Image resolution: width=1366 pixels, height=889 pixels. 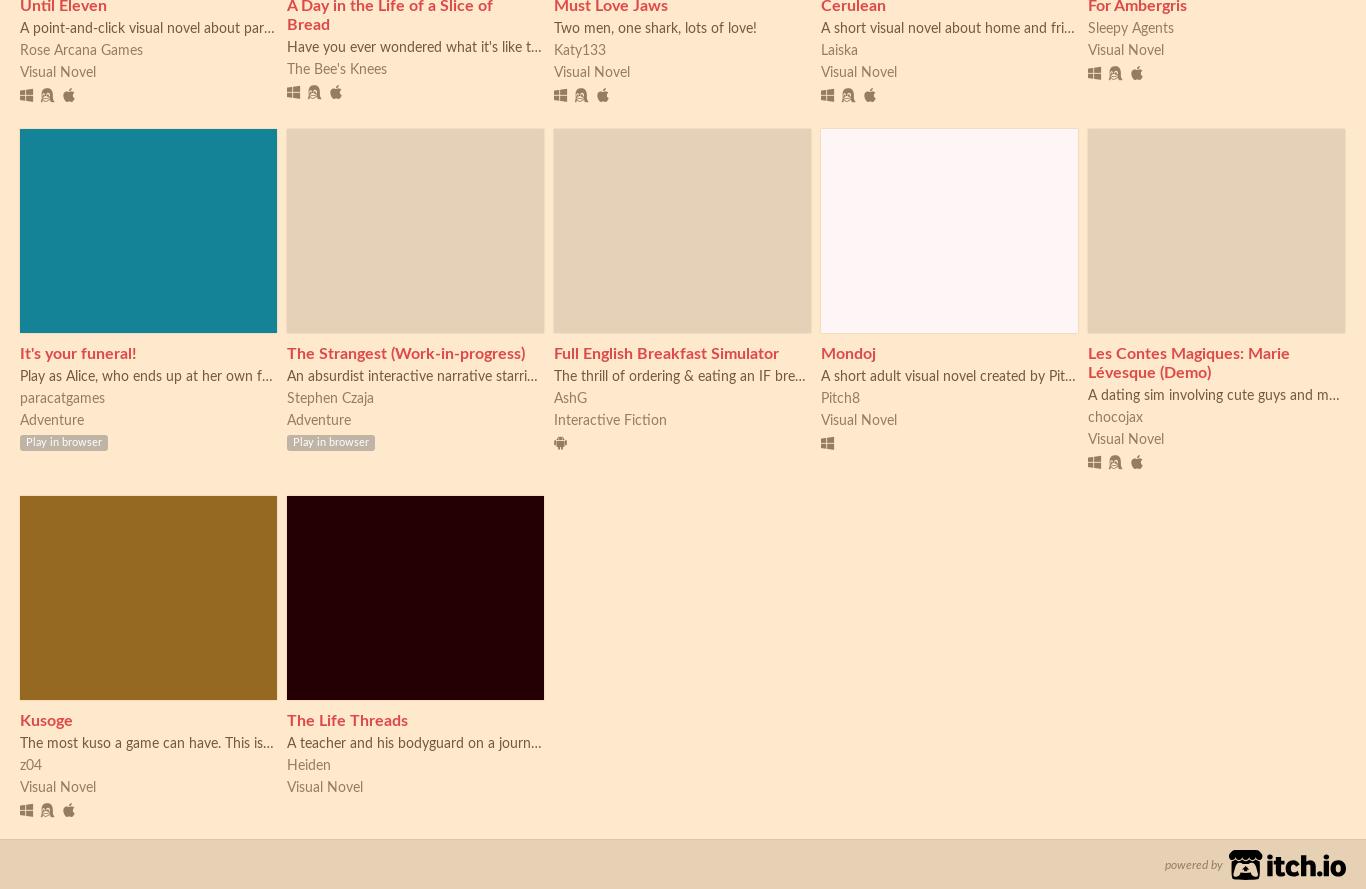 What do you see at coordinates (619, 47) in the screenshot?
I see `'Have you ever wondered what it's like to live life as a sentient slice of bread? Now's your chance to find out.'` at bounding box center [619, 47].